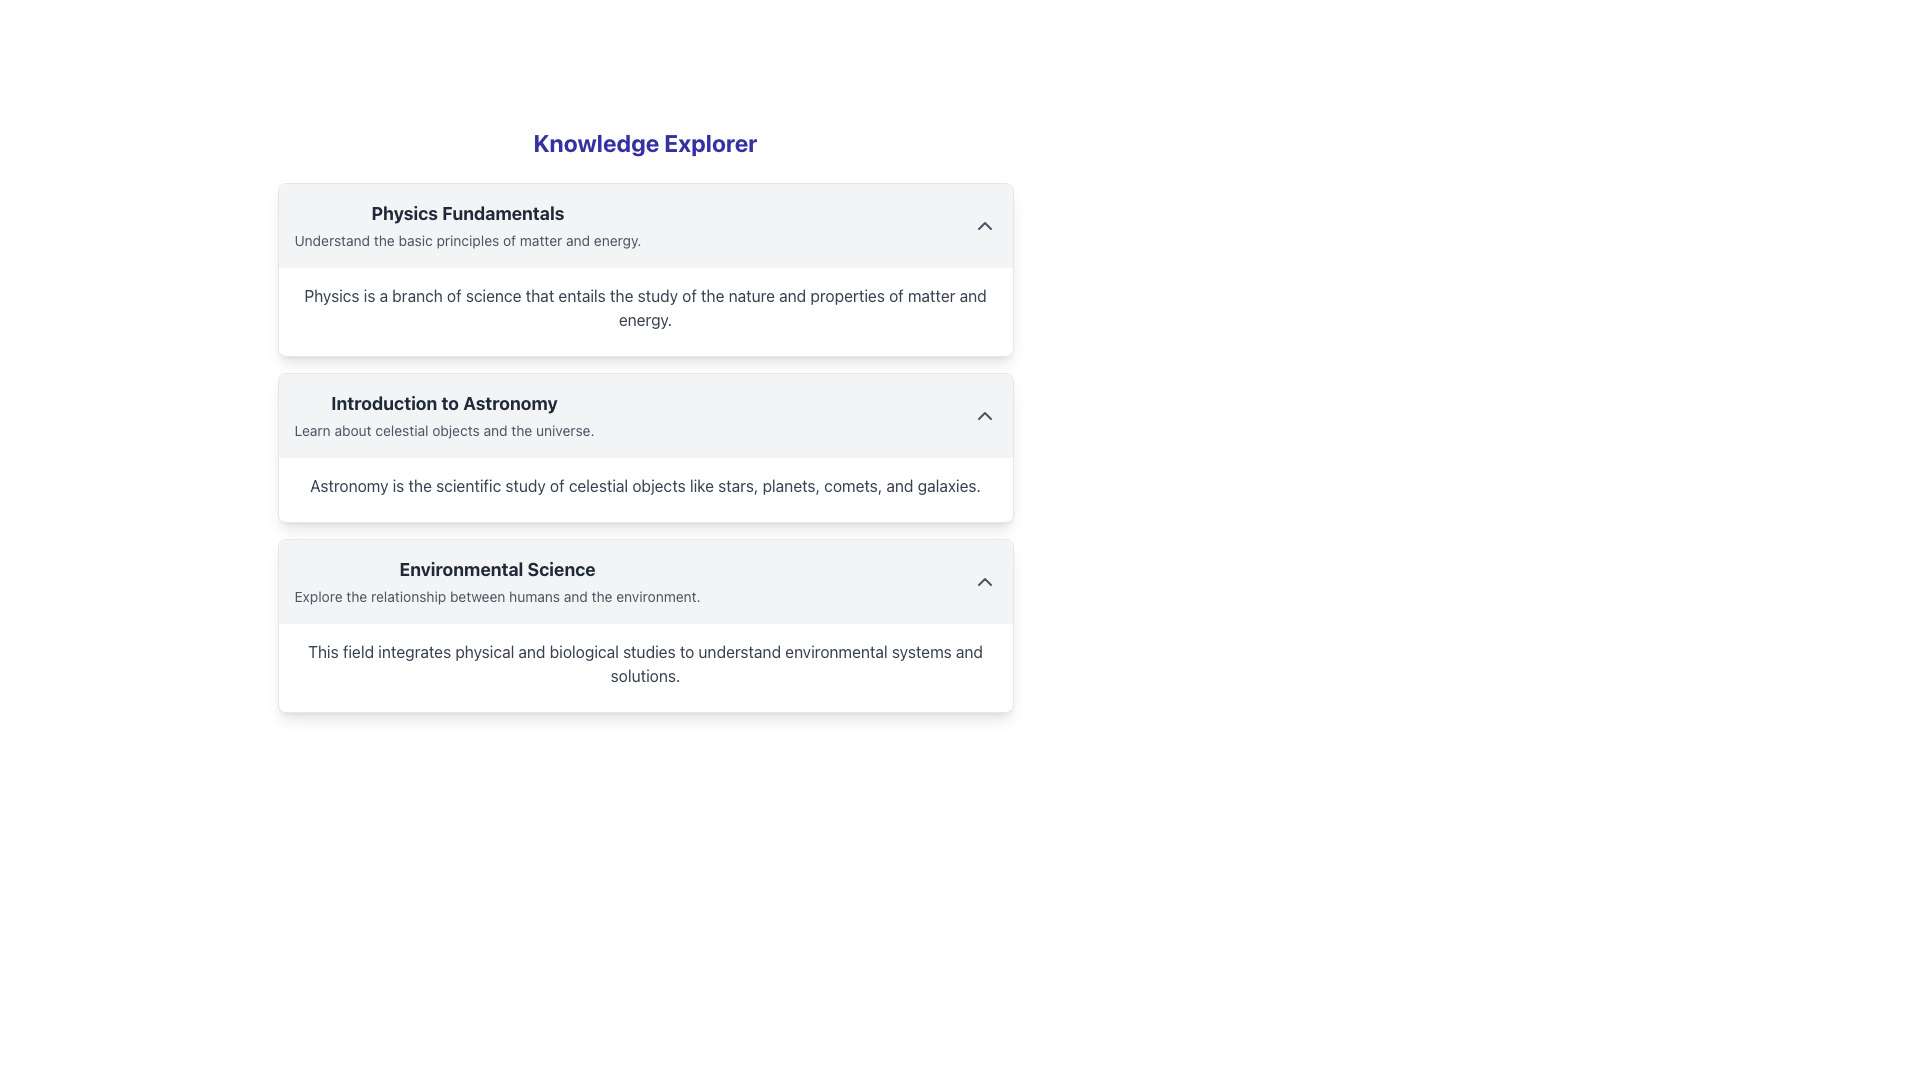  Describe the element at coordinates (984, 225) in the screenshot. I see `the arrow button in the top-right corner of the gray header labeled 'Physics Fundamentals'` at that location.